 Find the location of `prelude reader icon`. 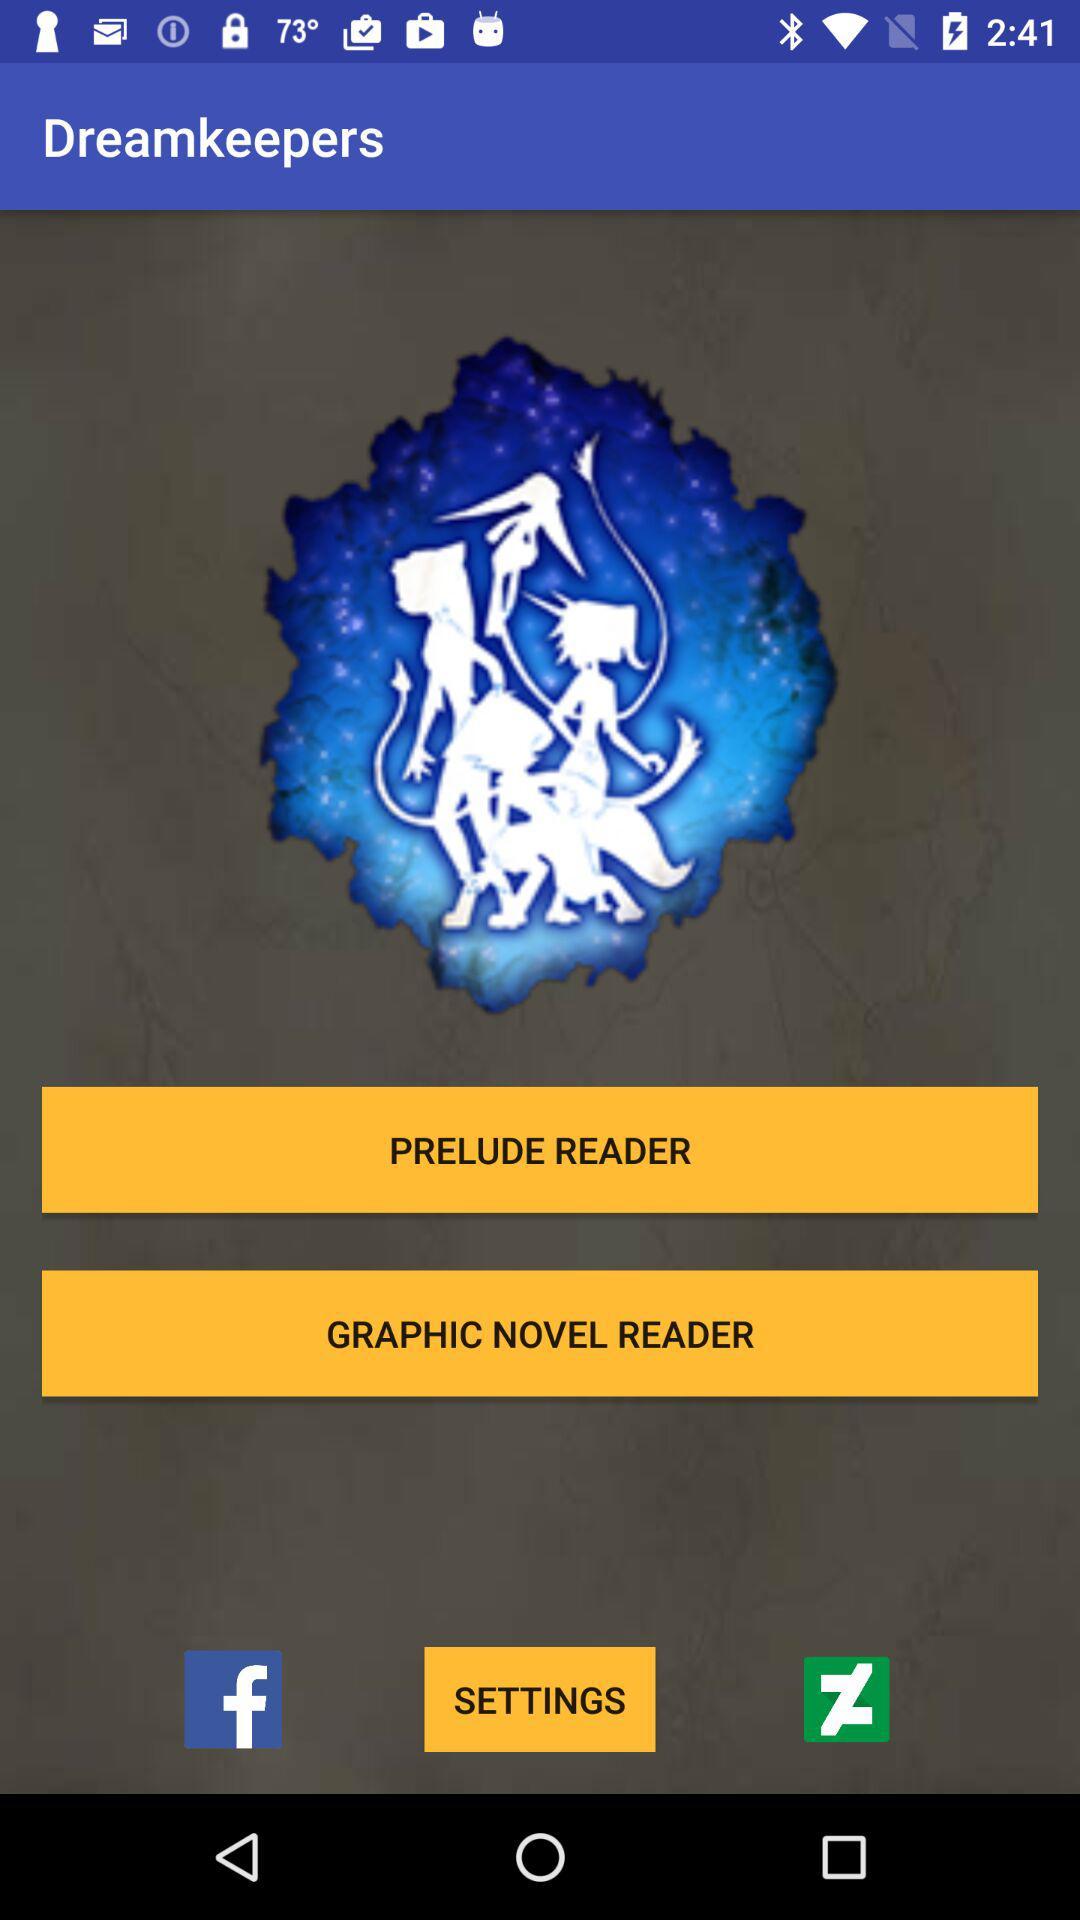

prelude reader icon is located at coordinates (540, 1149).